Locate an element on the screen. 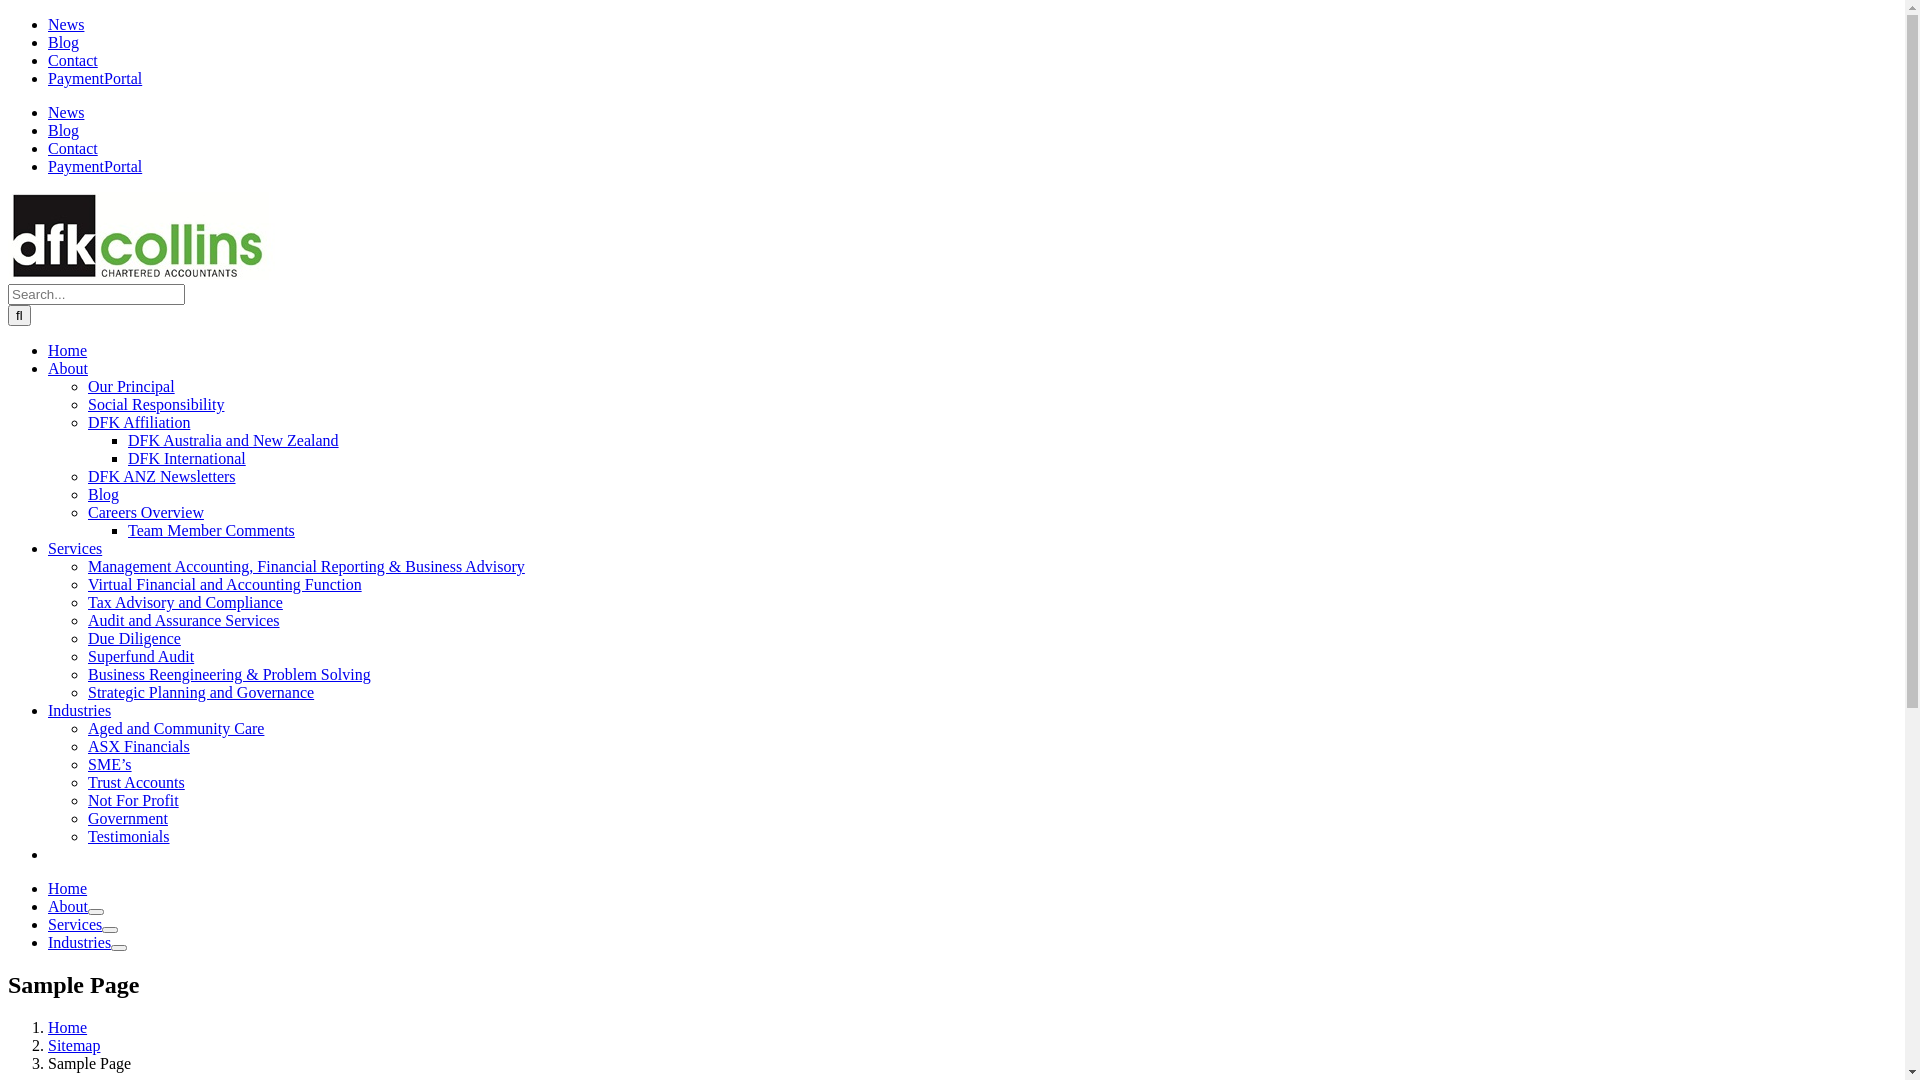 This screenshot has width=1920, height=1080. 'Superfund Audit' is located at coordinates (139, 656).